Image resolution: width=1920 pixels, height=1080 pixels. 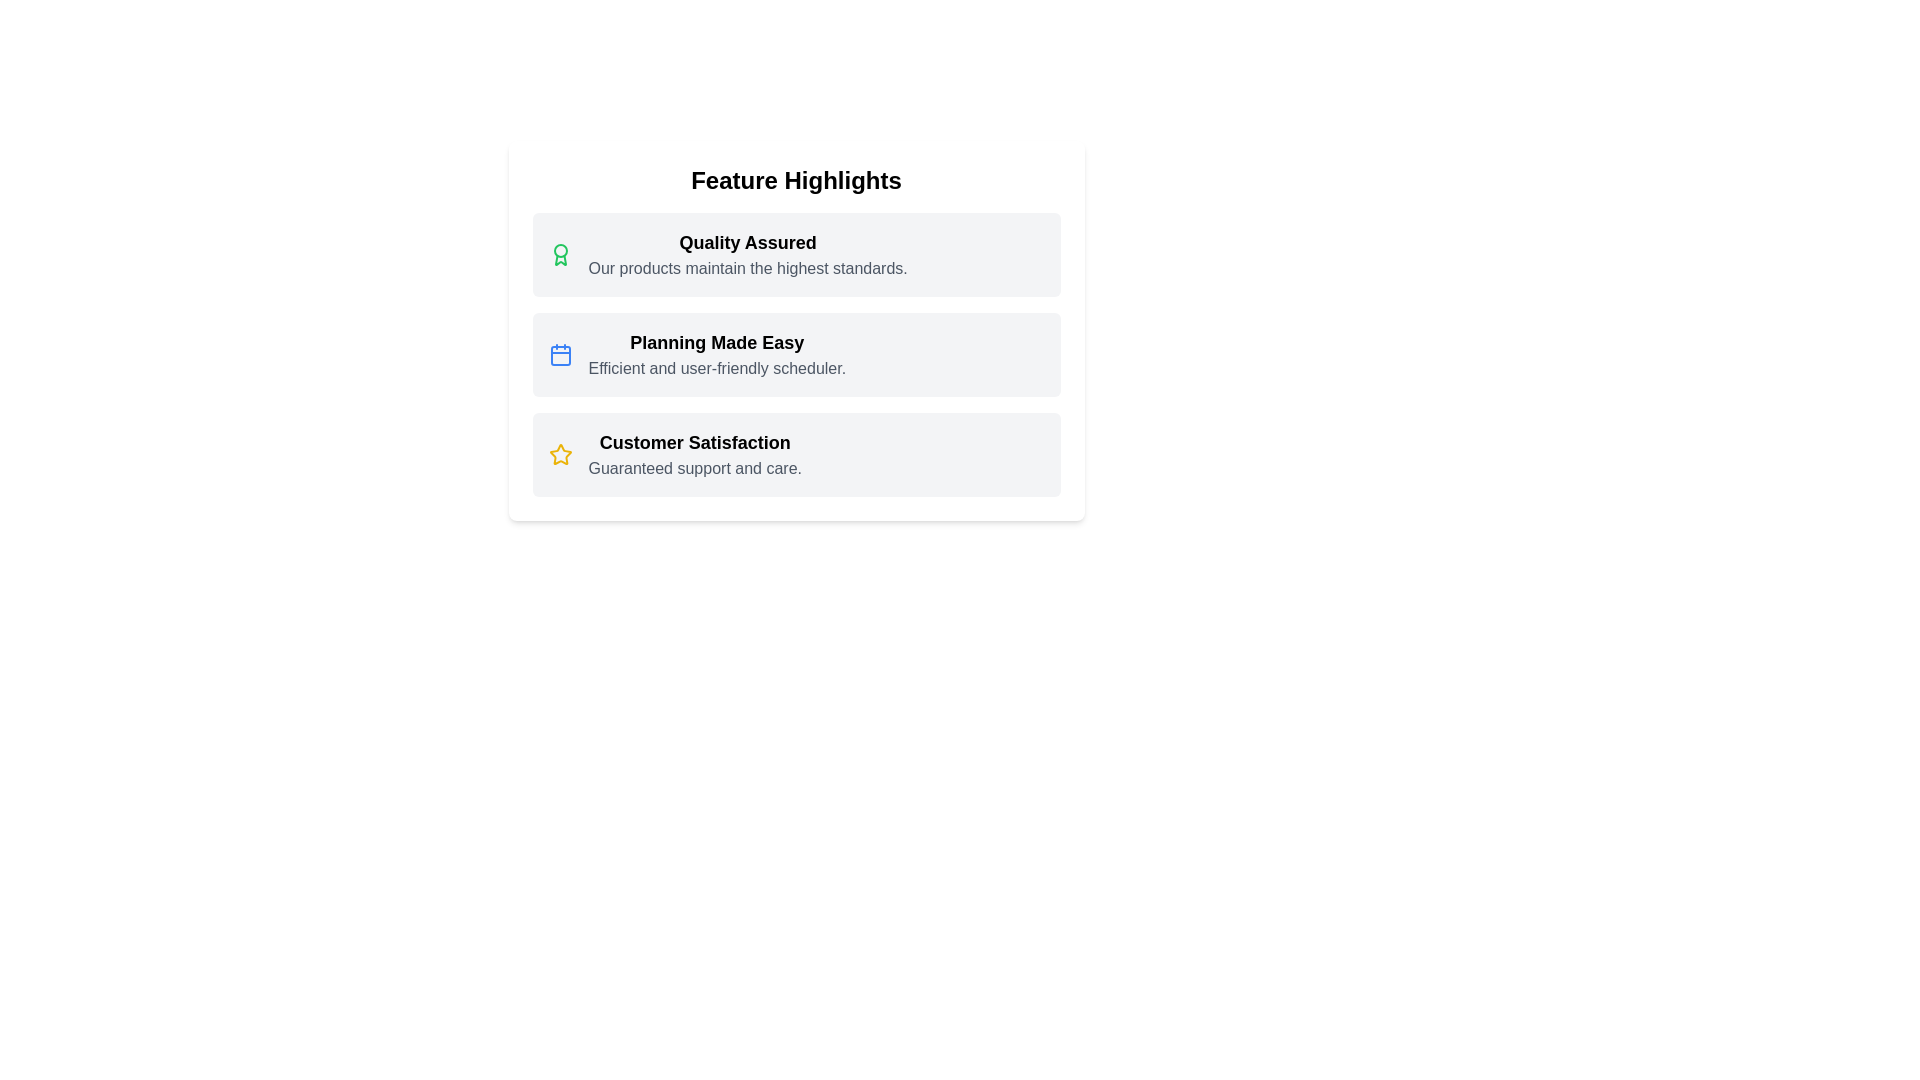 What do you see at coordinates (795, 353) in the screenshot?
I see `the highlighted feature card that emphasizes the ease of planning and scheduling, which is the second card in a vertical list of three feature cards` at bounding box center [795, 353].